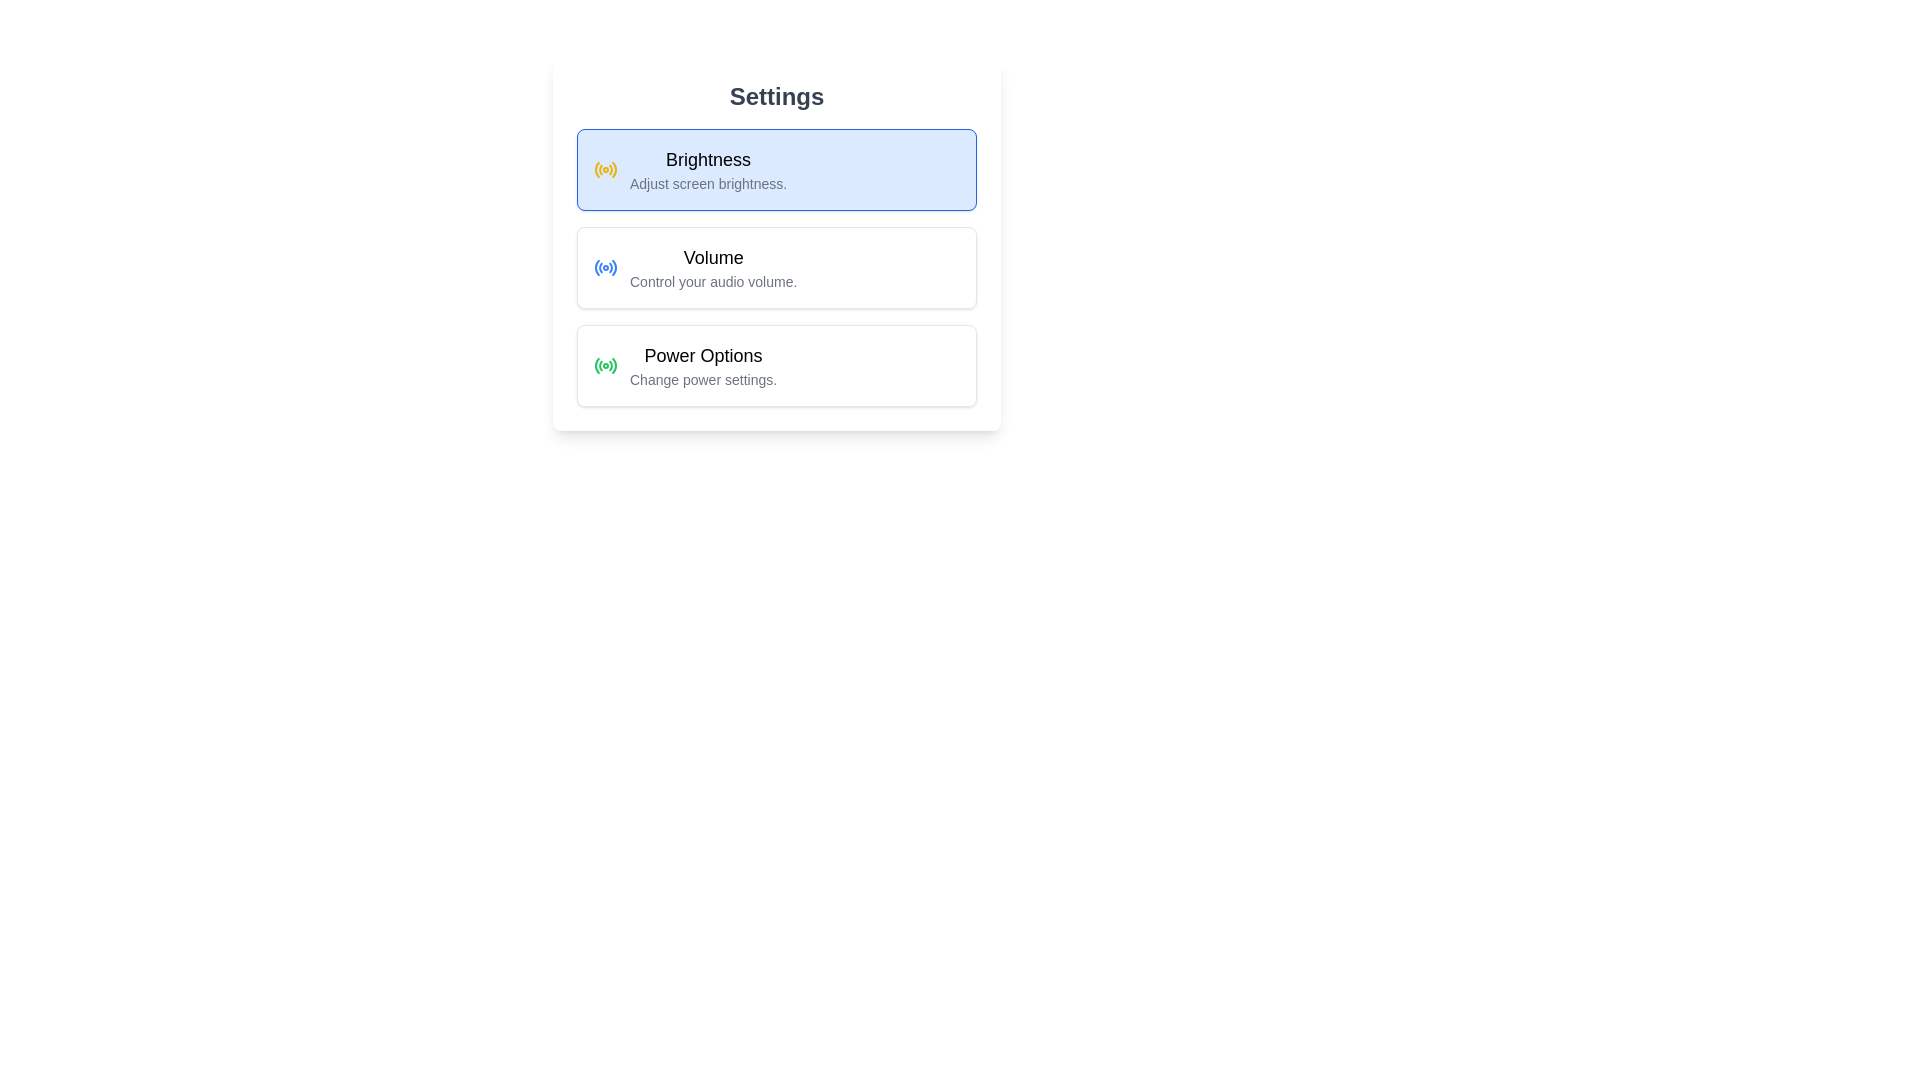 The width and height of the screenshot is (1920, 1080). I want to click on the top text label for the 'Brightness' section, which serves as a label for brightness settings, so click(708, 158).